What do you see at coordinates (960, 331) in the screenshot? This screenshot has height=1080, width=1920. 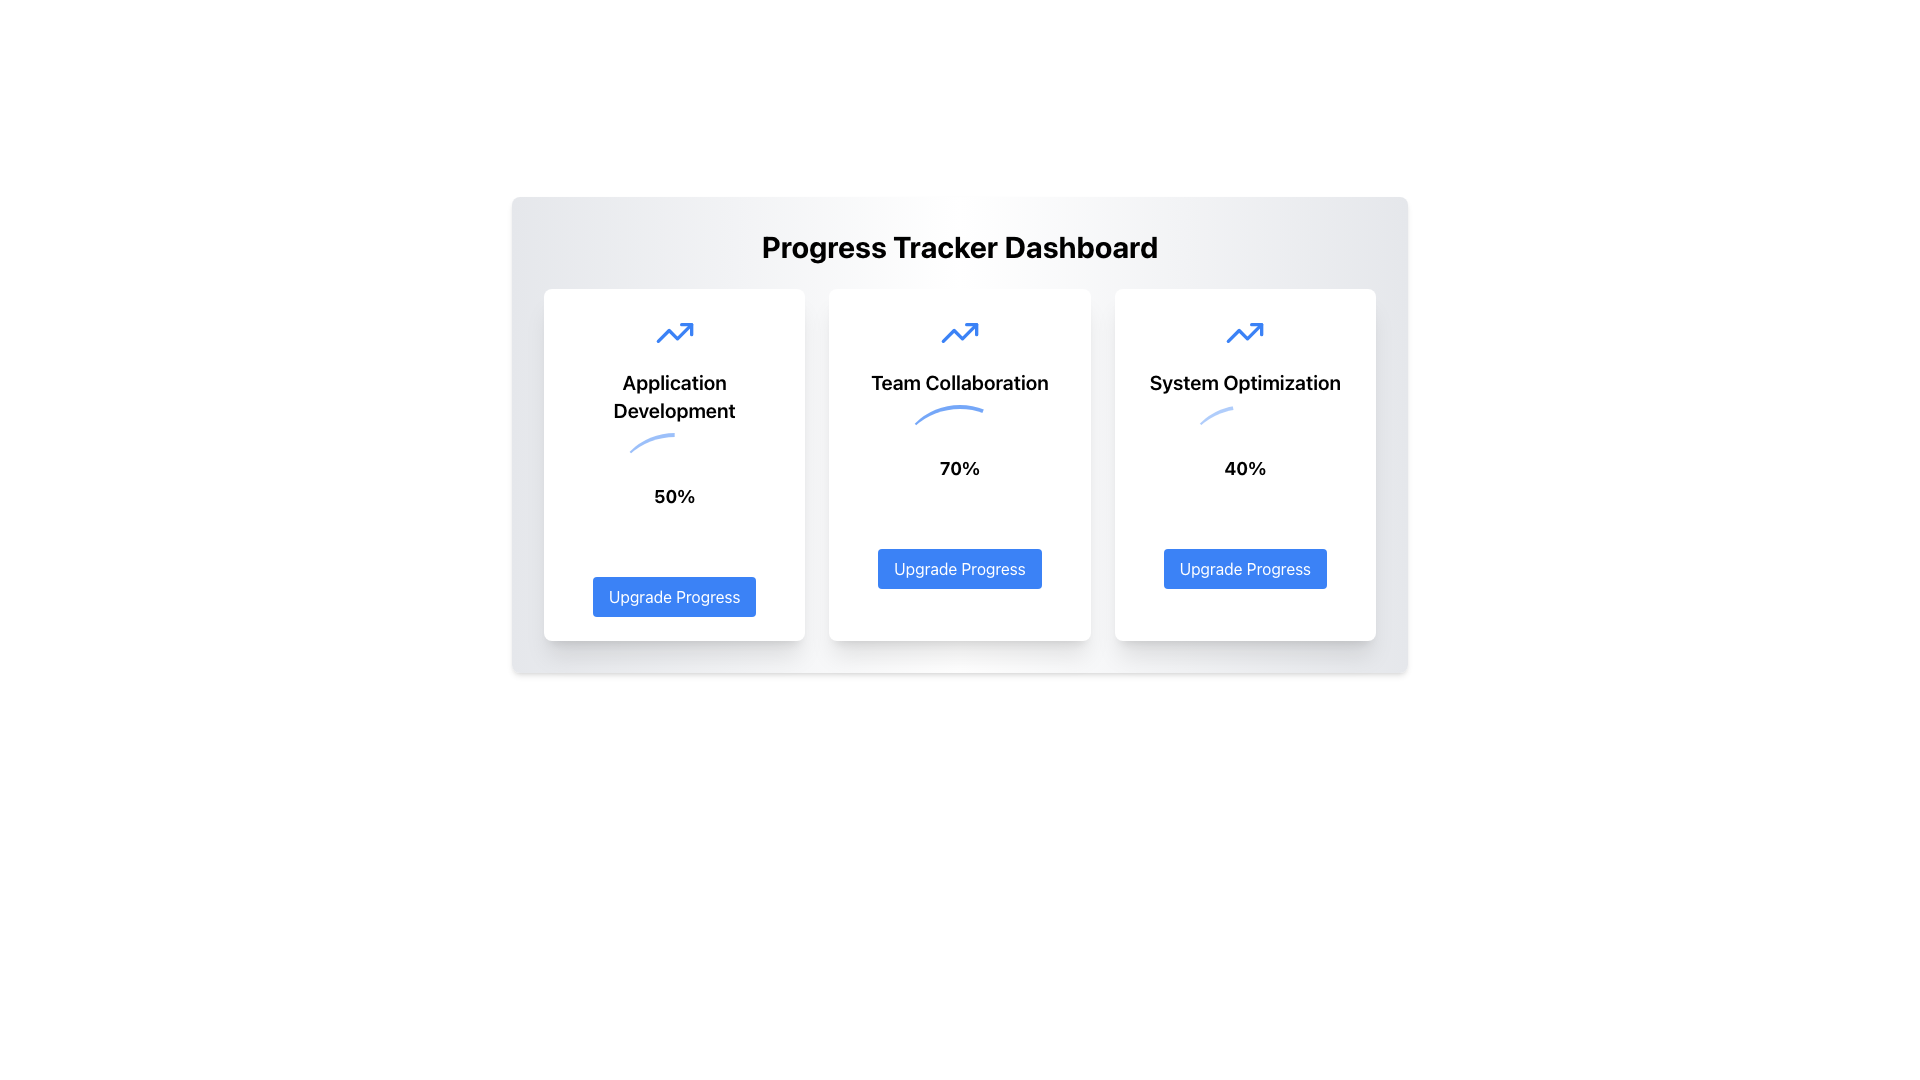 I see `the upward trending blue arrow icon located above the 'Team Collaboration' text and to the left of the '70%' circular display in the central card` at bounding box center [960, 331].